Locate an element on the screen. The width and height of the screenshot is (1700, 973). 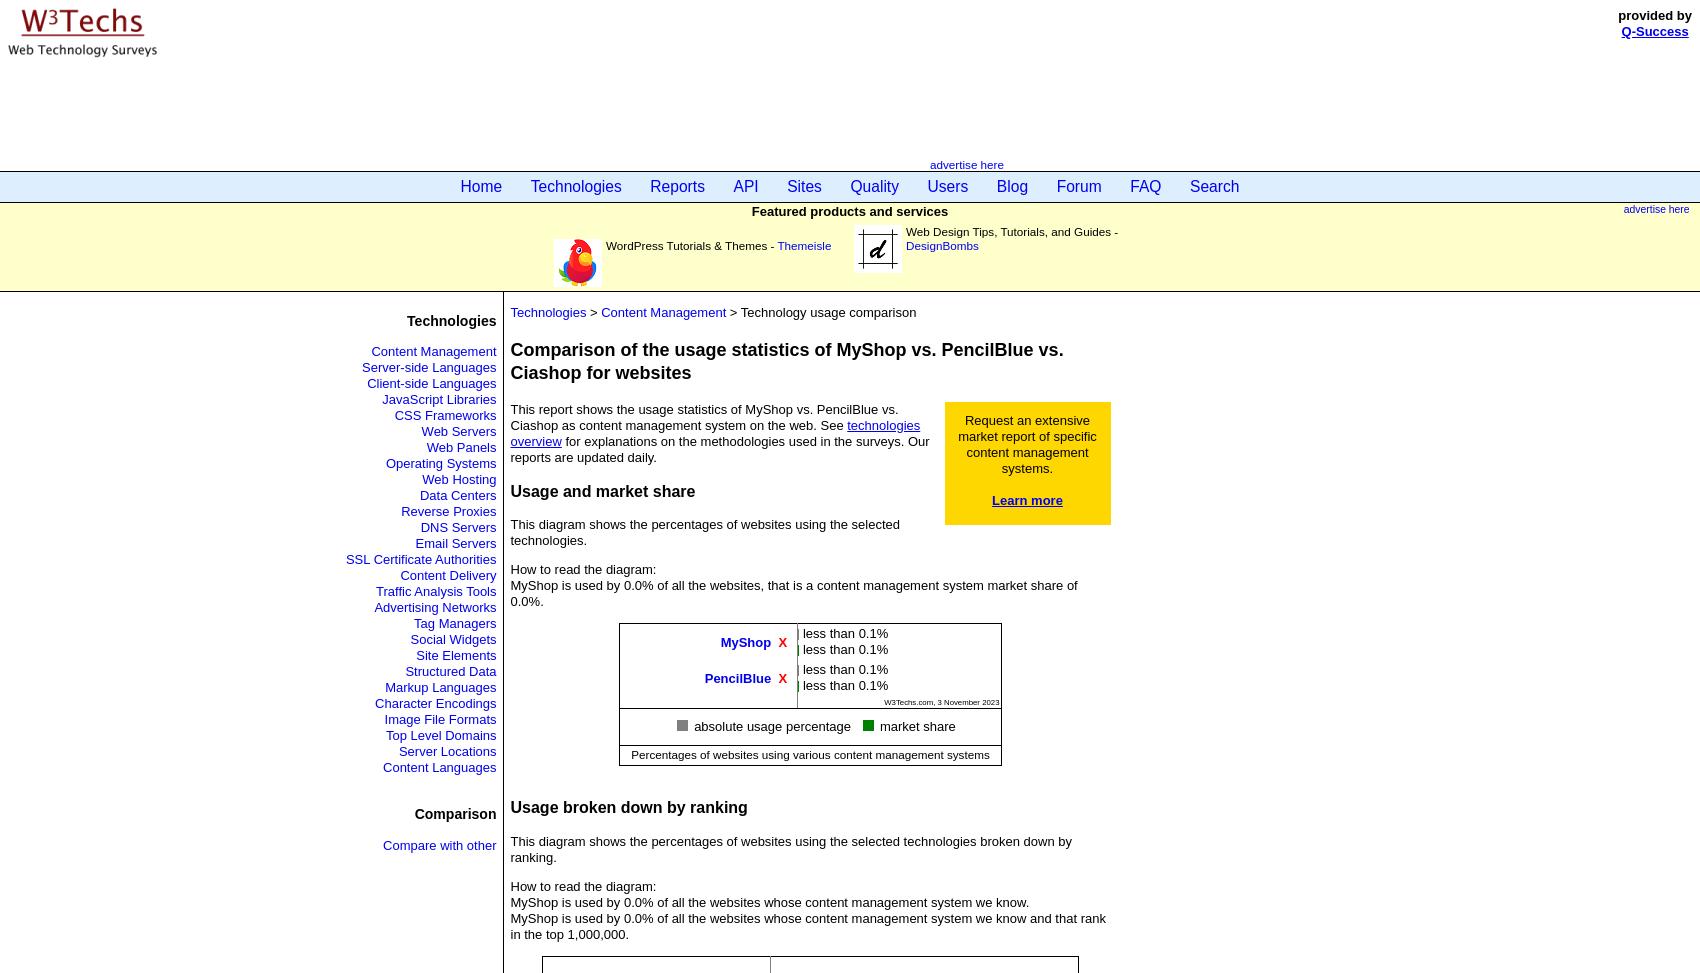
'Learn more' is located at coordinates (990, 498).